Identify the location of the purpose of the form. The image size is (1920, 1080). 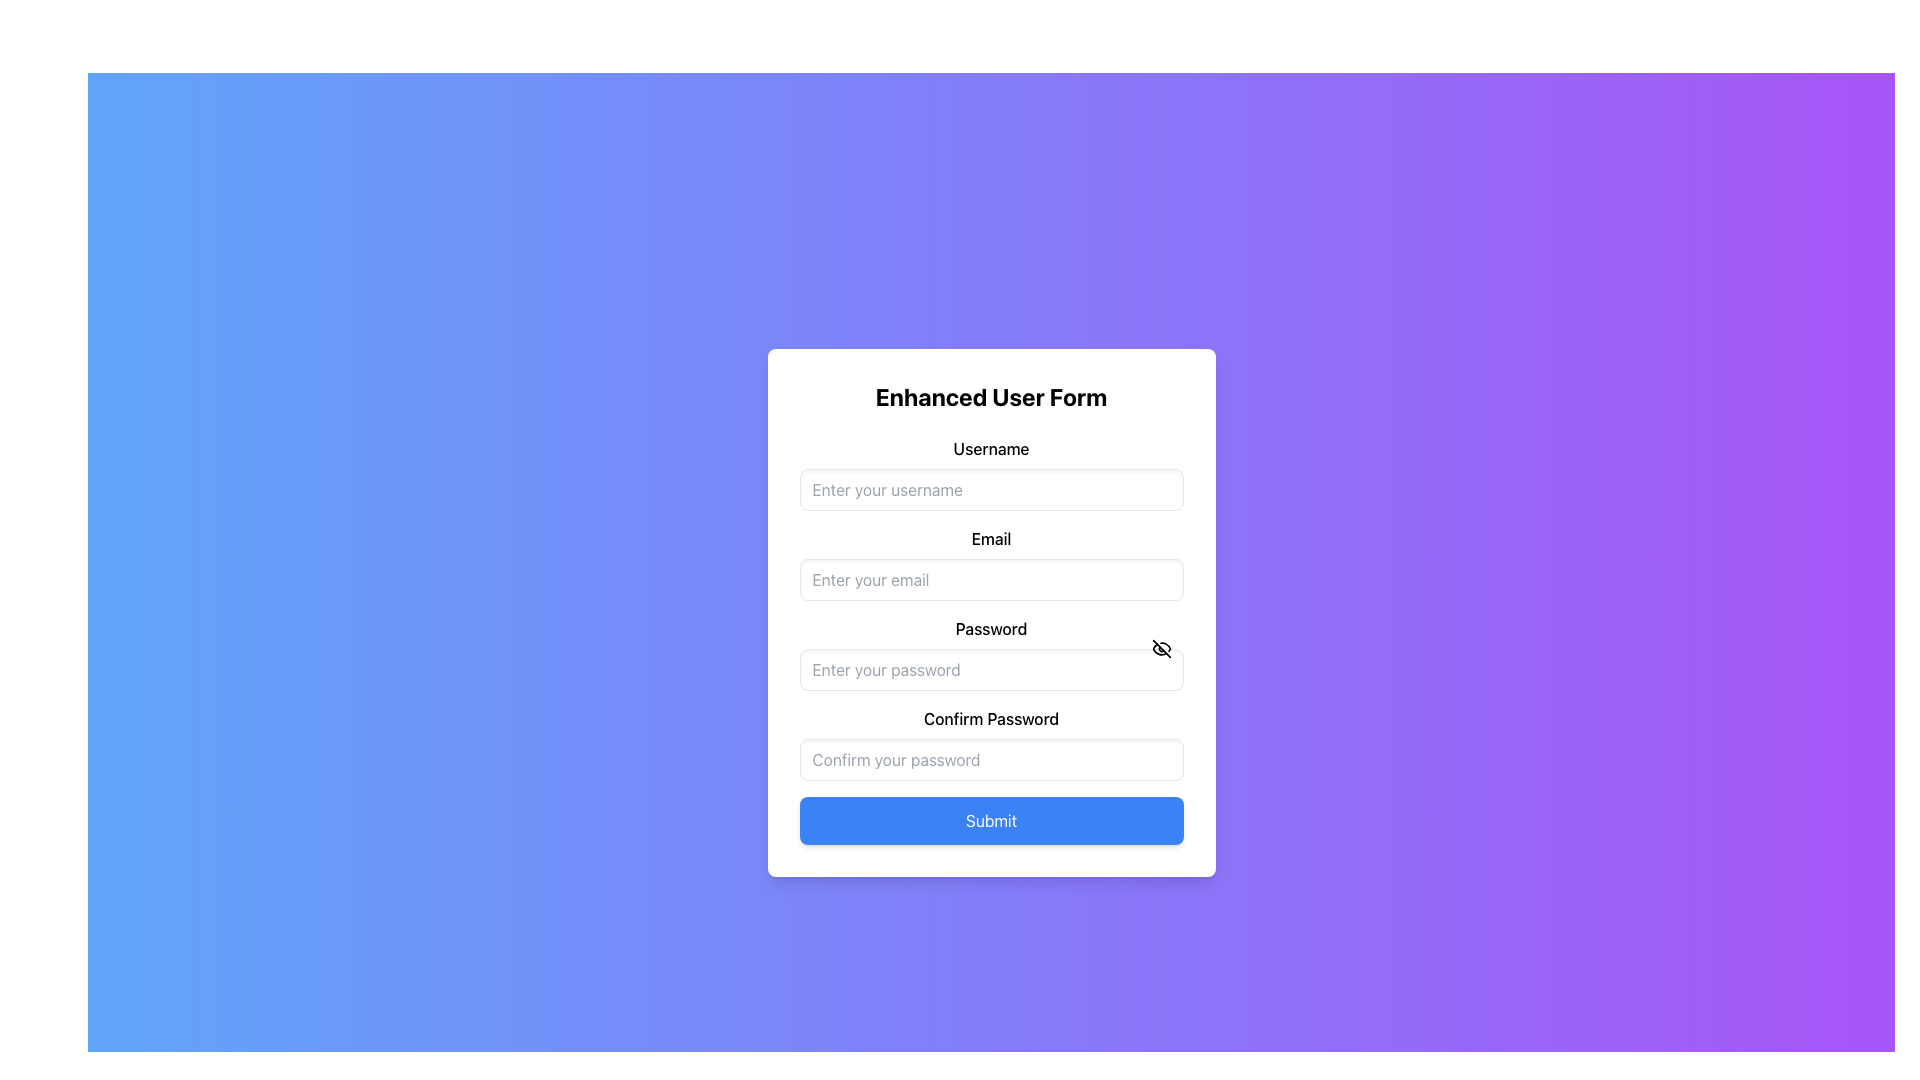
(991, 397).